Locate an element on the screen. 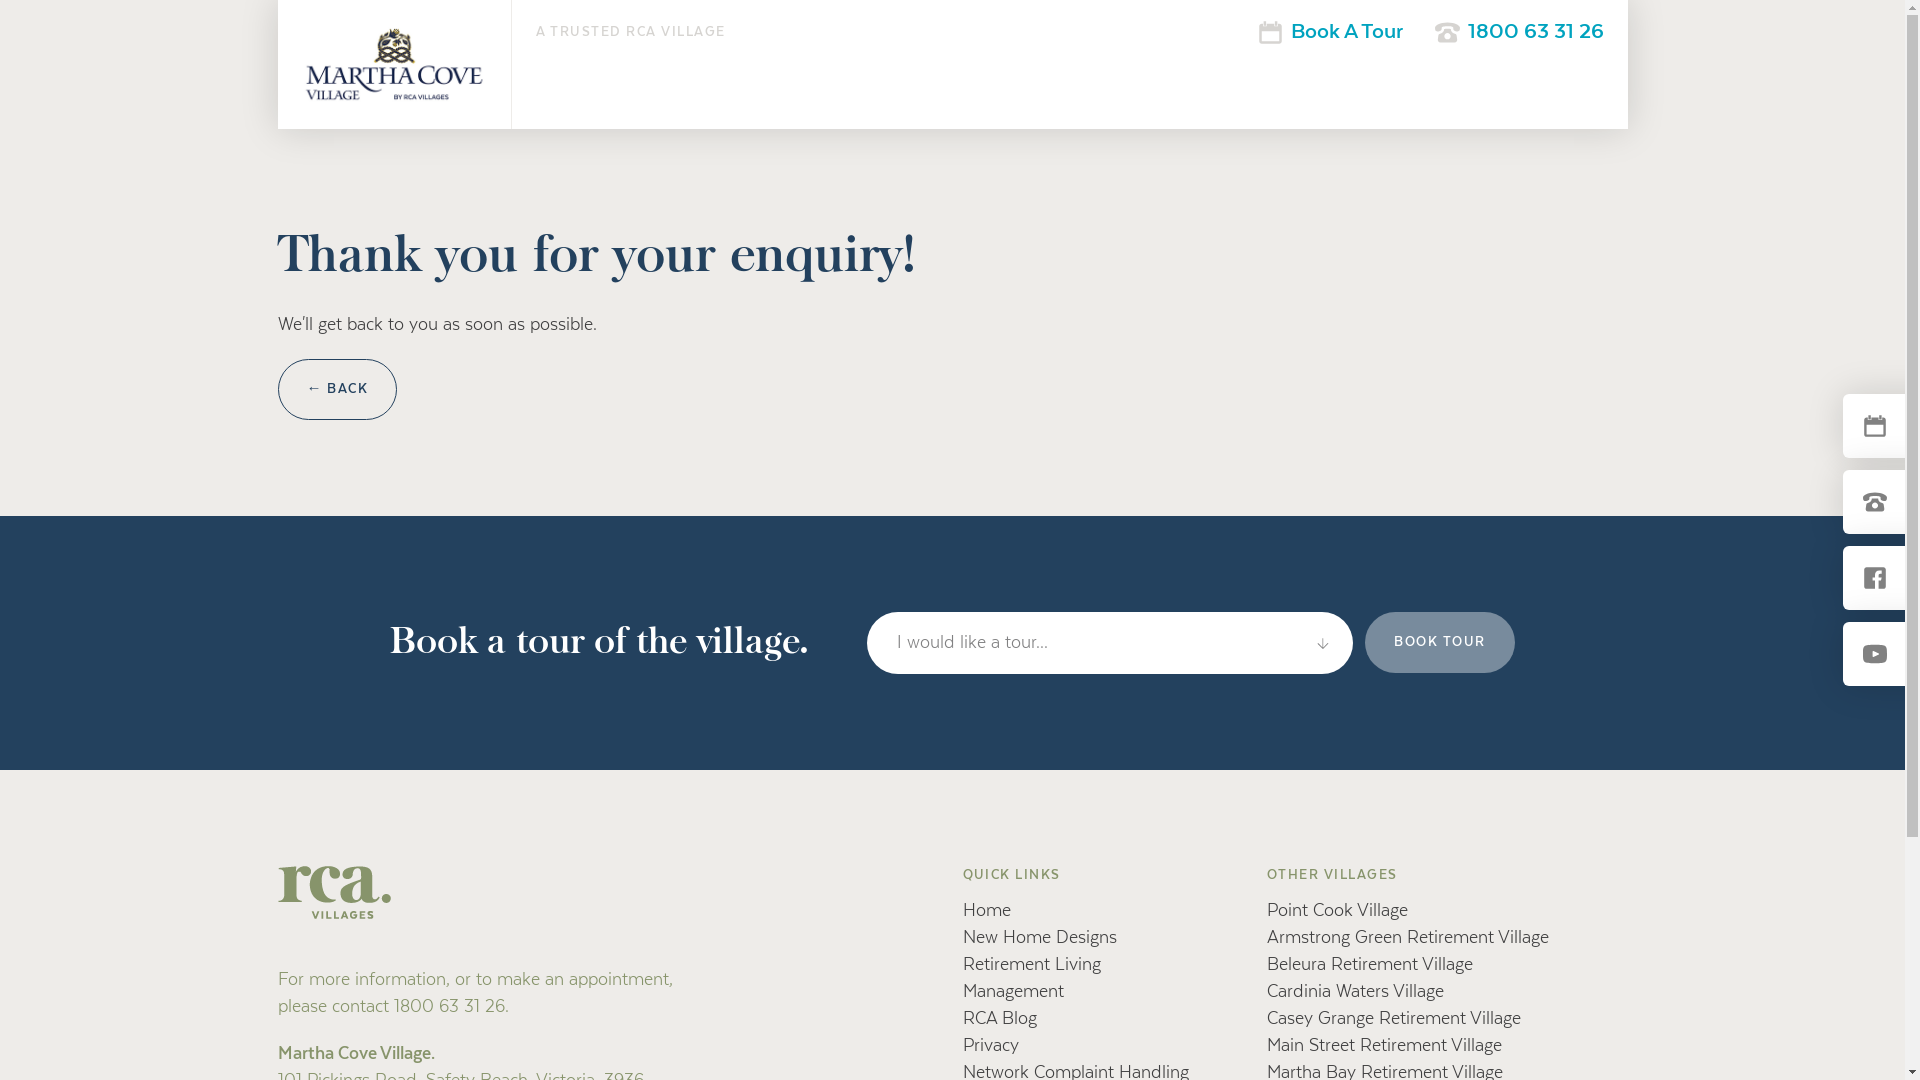 Image resolution: width=1920 pixels, height=1080 pixels. 'Home' is located at coordinates (961, 910).